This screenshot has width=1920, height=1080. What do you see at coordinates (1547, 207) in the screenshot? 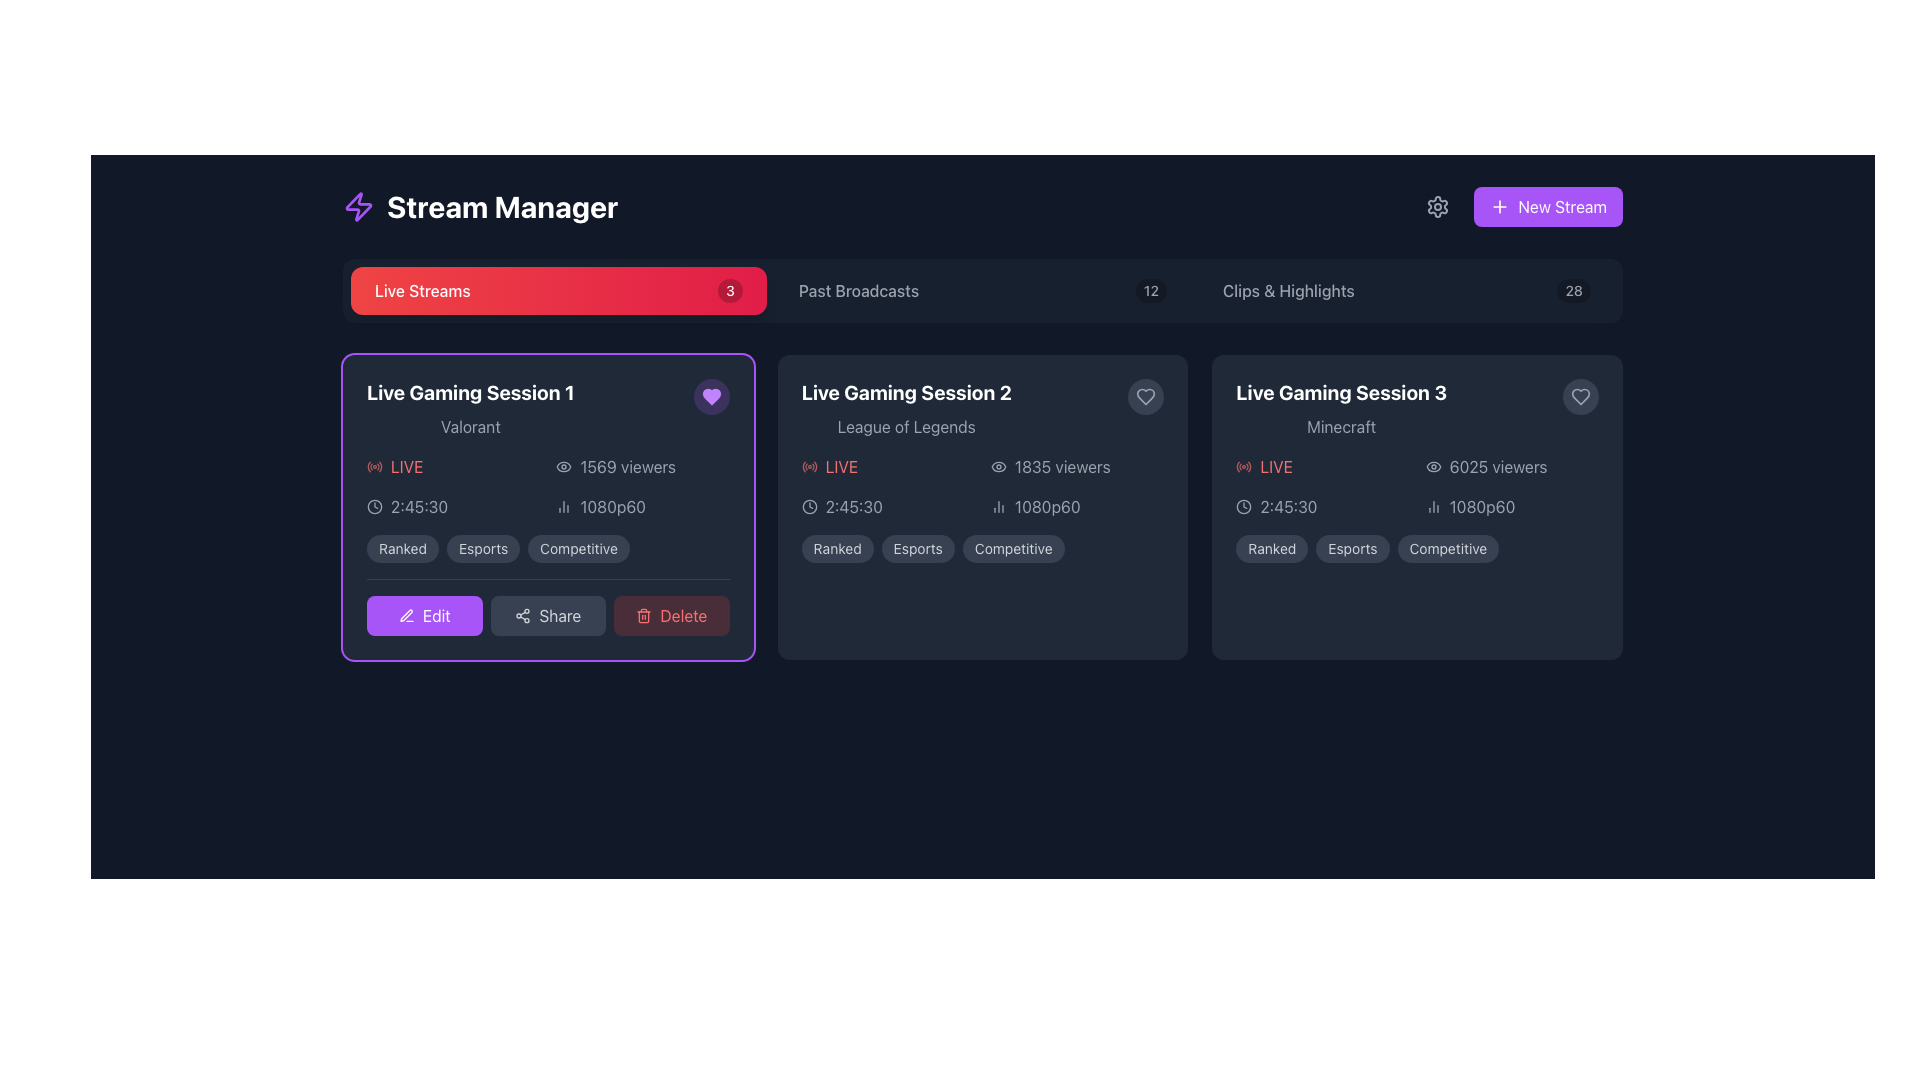
I see `the 'New Stream' button with rounded edges and a purple background` at bounding box center [1547, 207].